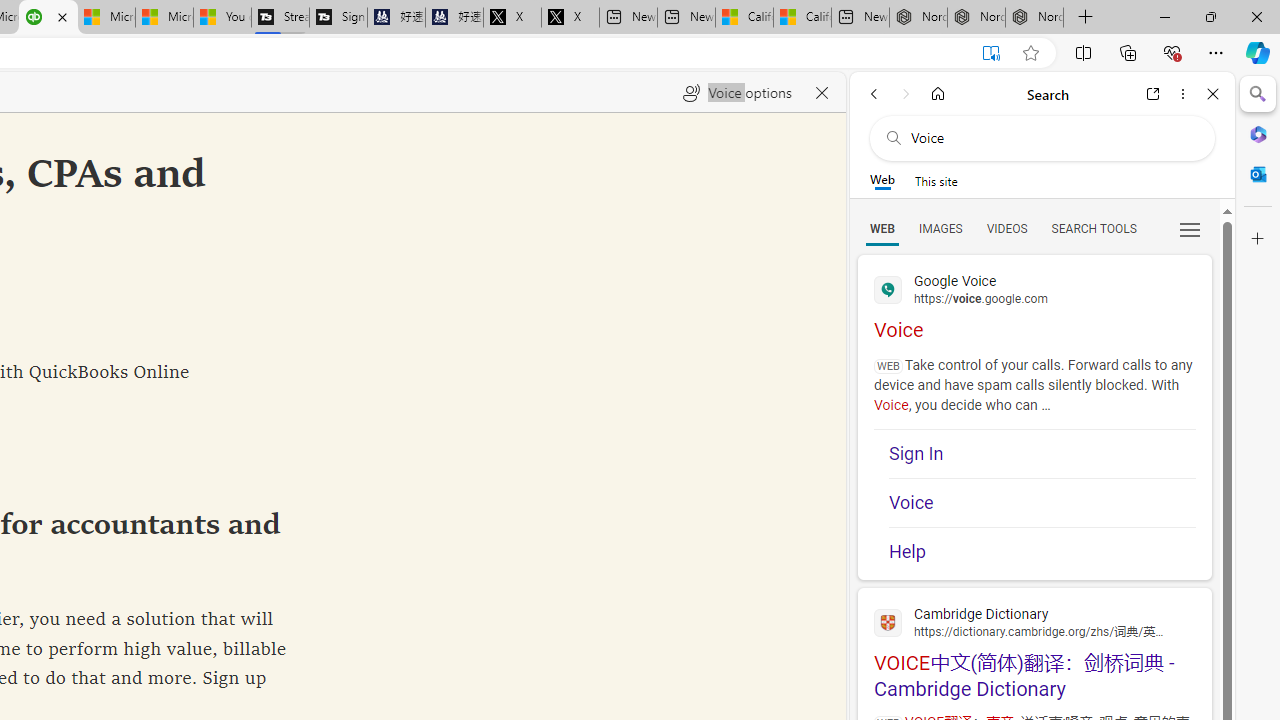 Image resolution: width=1280 pixels, height=720 pixels. Describe the element at coordinates (991, 52) in the screenshot. I see `'Exit Immersive Reader (F9)'` at that location.